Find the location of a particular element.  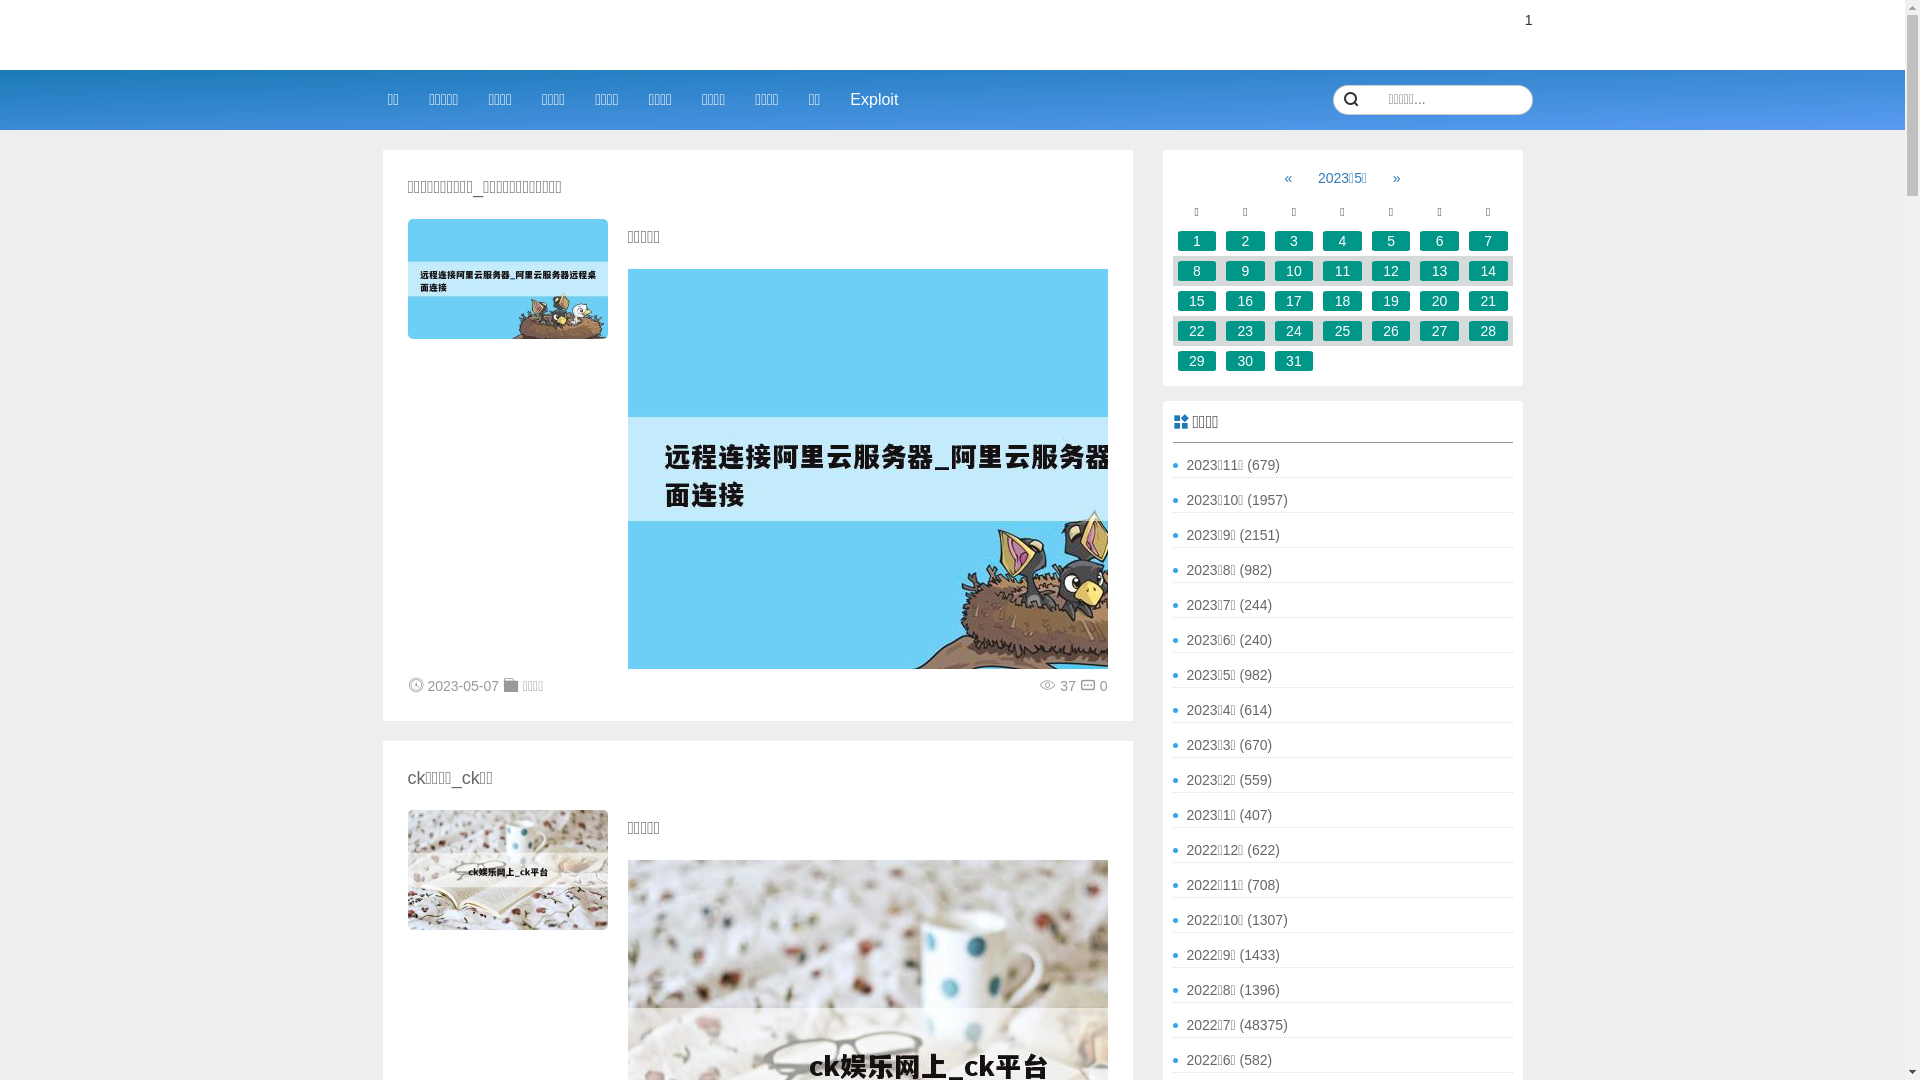

'25' is located at coordinates (1342, 330).